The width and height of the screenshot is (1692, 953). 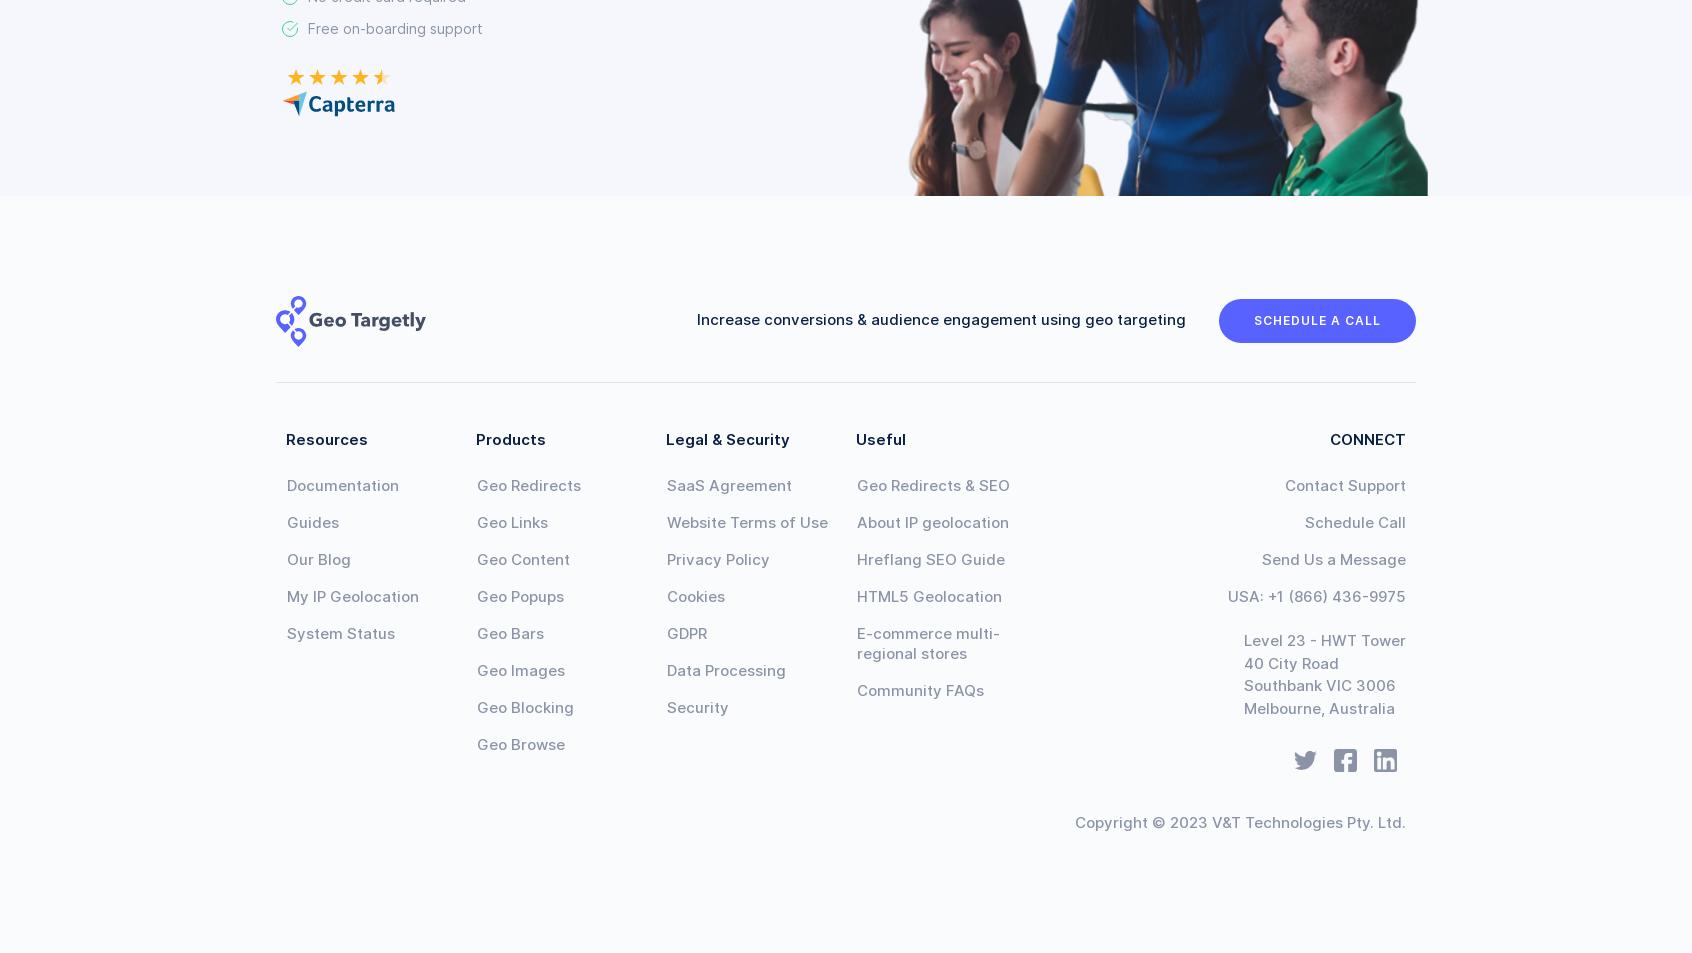 I want to click on 'Guides', so click(x=312, y=522).